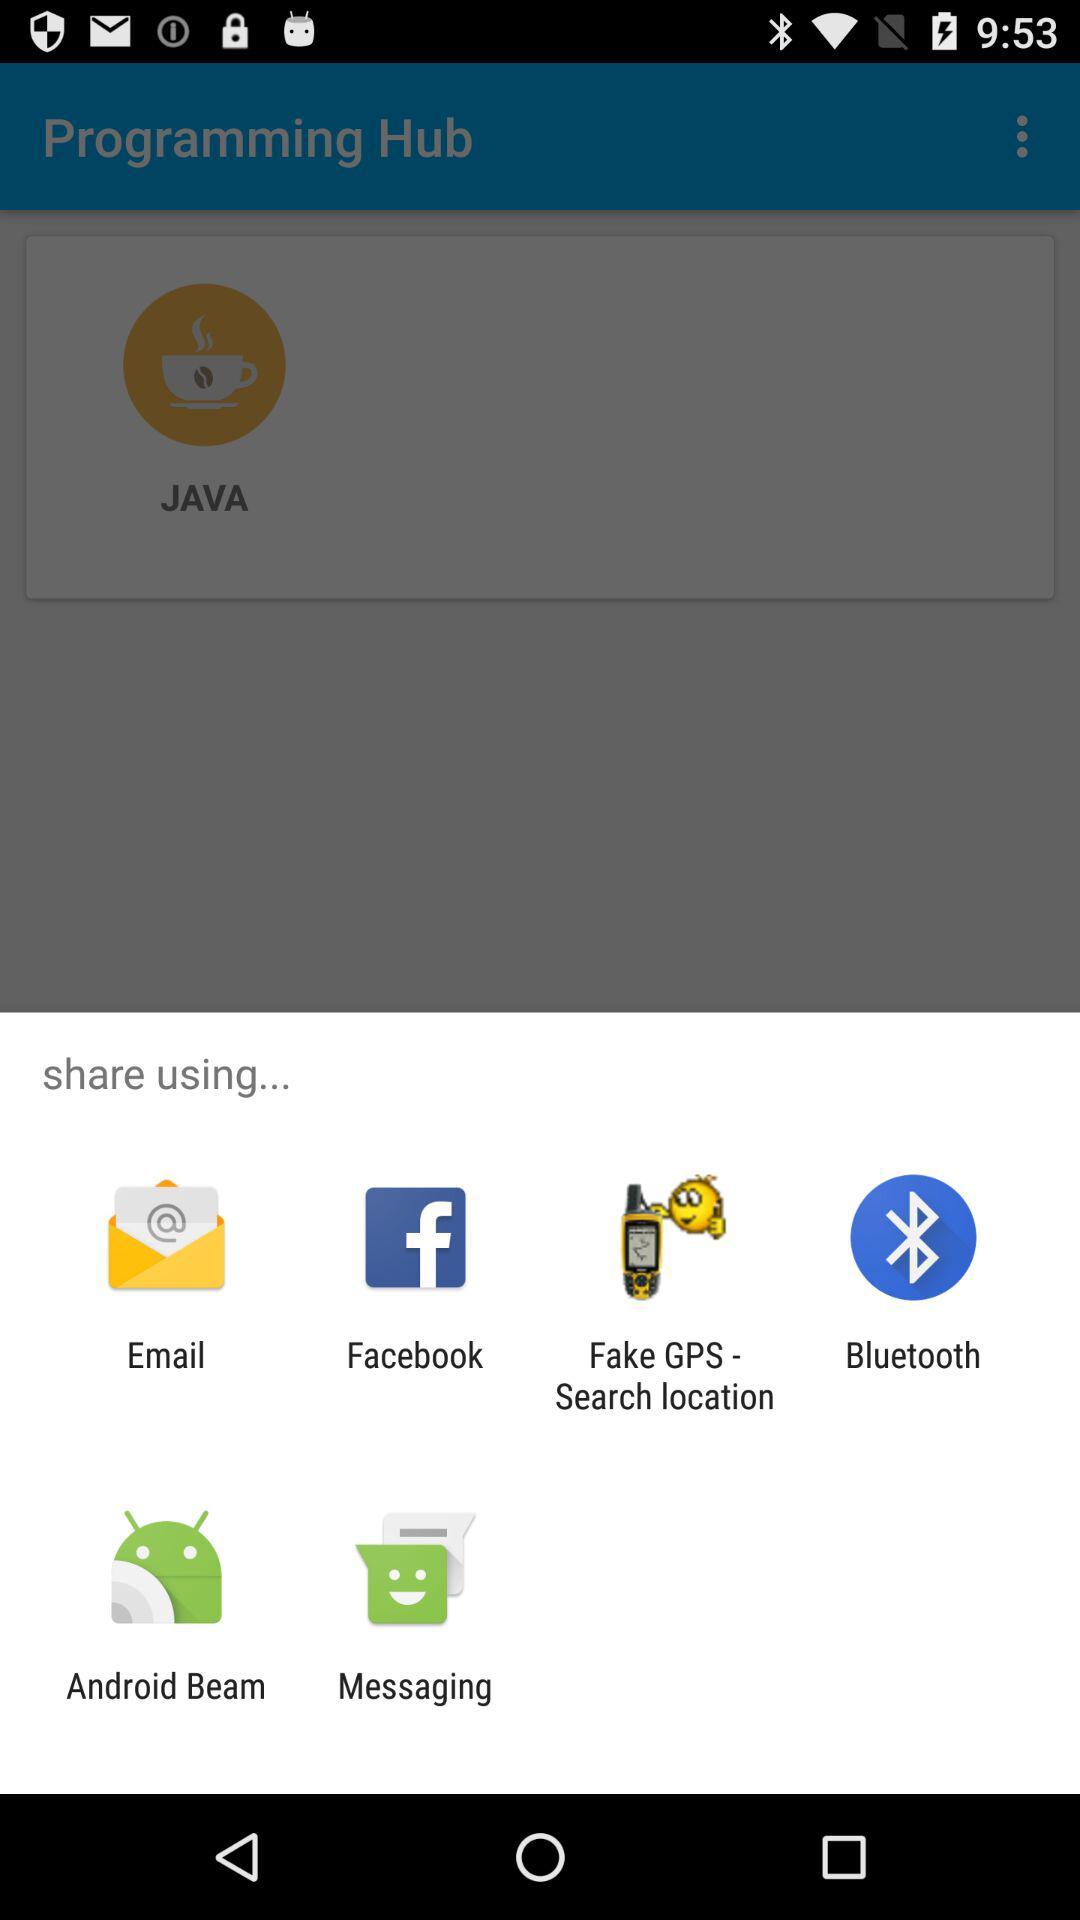 This screenshot has width=1080, height=1920. Describe the element at coordinates (414, 1705) in the screenshot. I see `messaging icon` at that location.